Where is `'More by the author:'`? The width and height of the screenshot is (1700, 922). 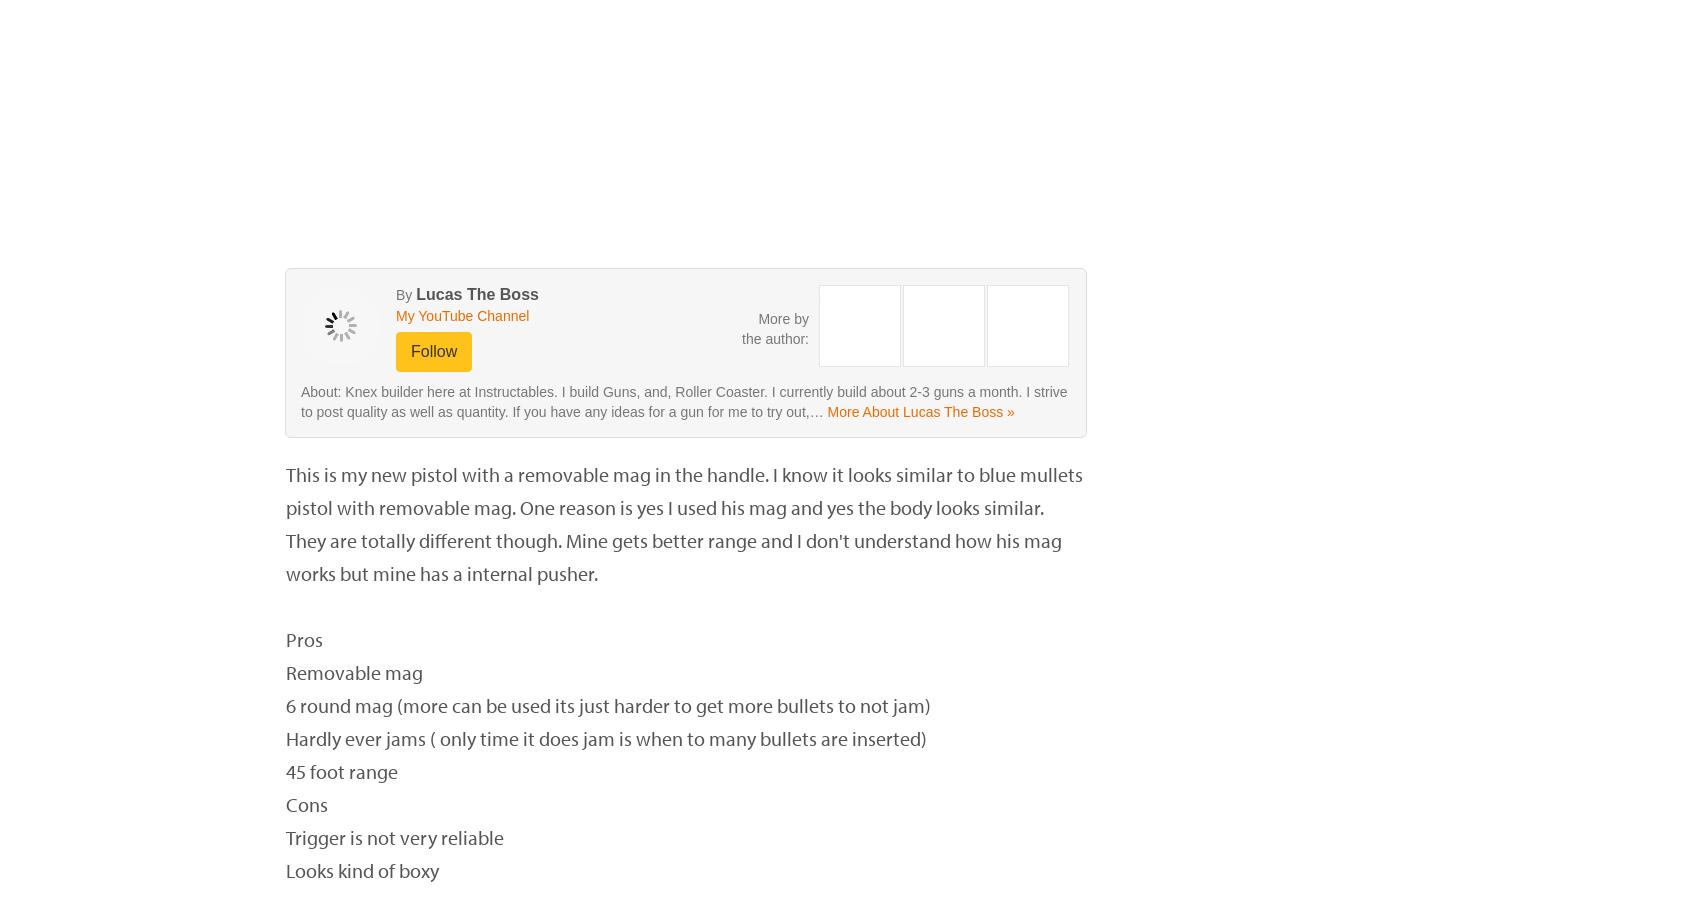
'More by the author:' is located at coordinates (774, 327).